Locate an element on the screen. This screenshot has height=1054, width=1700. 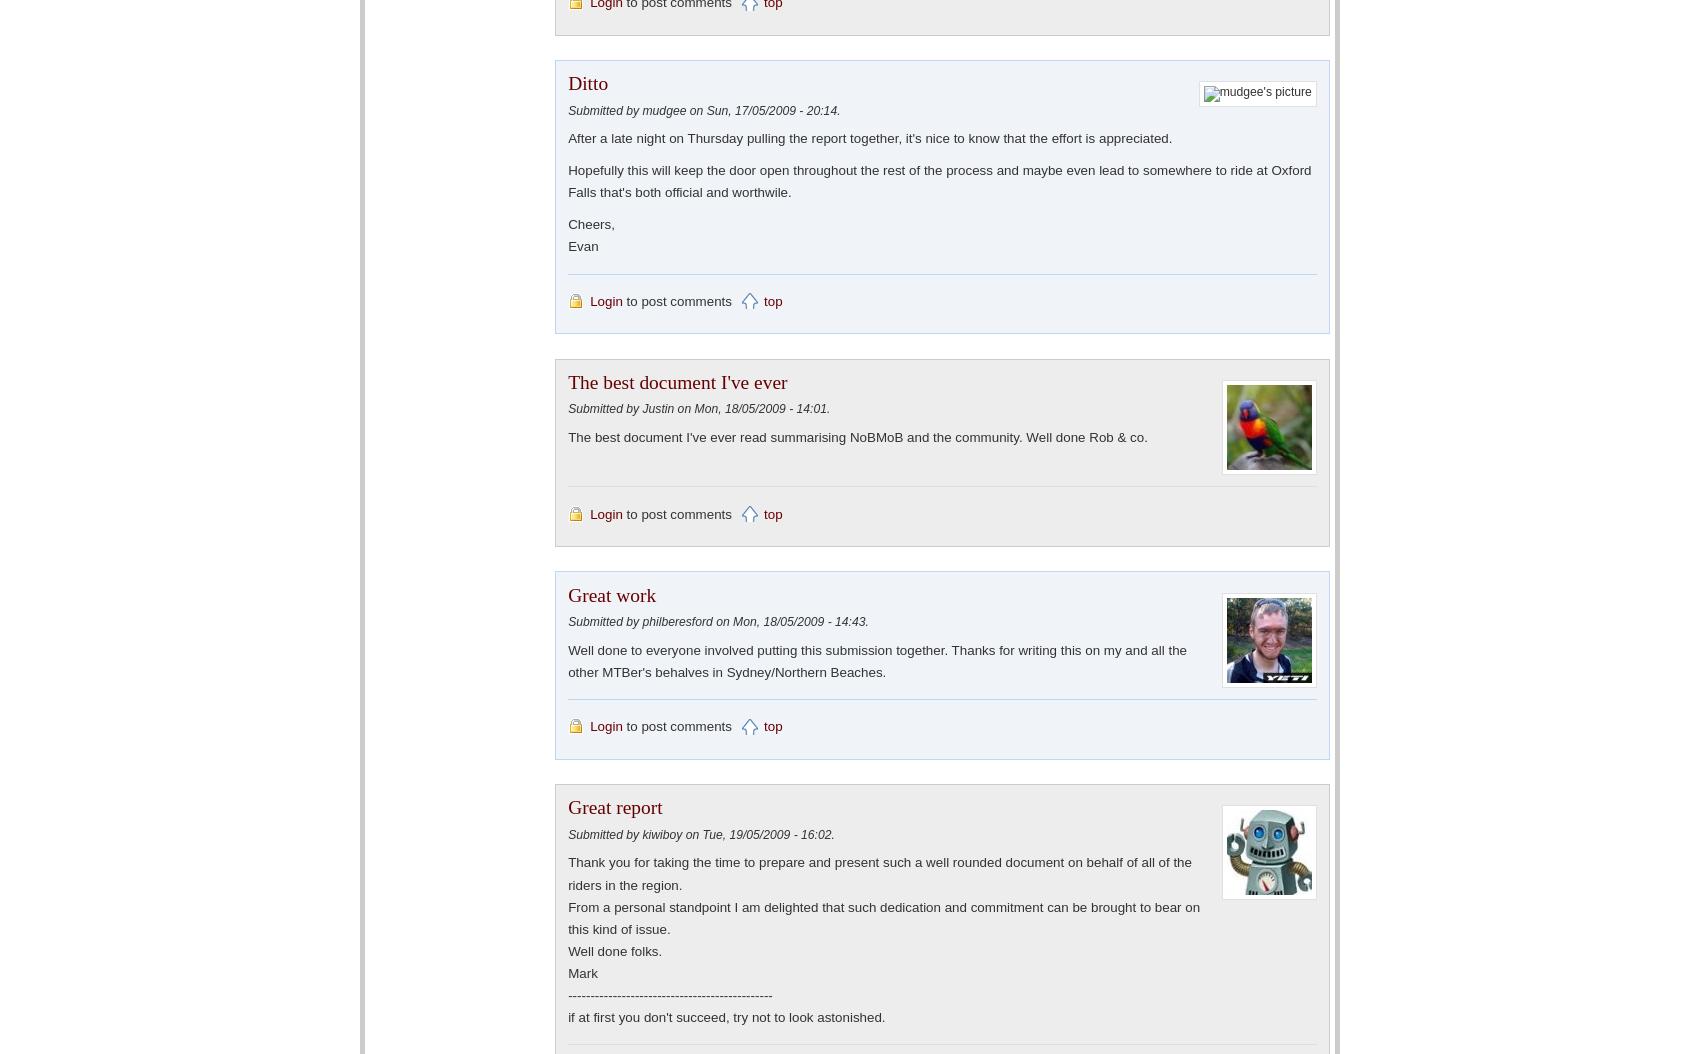
'Cheers,' is located at coordinates (589, 224).